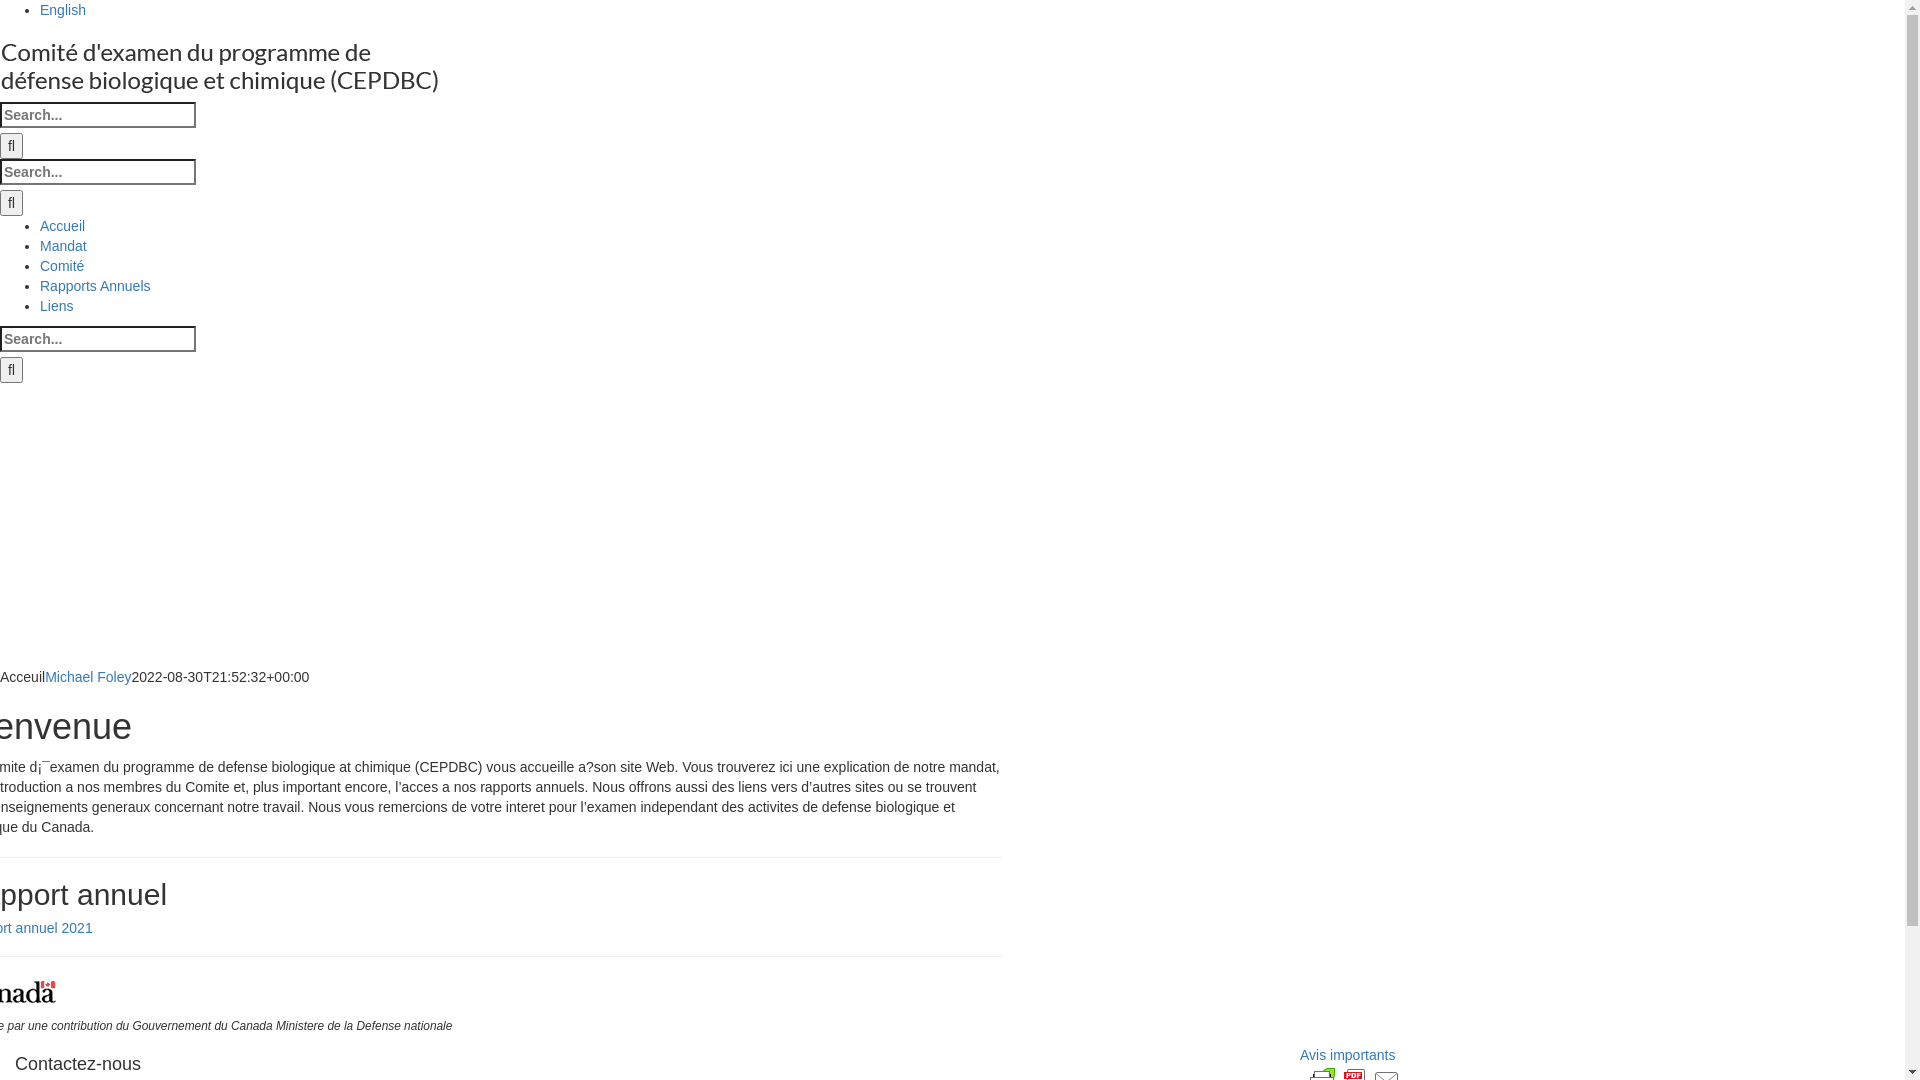  I want to click on 'Mandat', so click(39, 245).